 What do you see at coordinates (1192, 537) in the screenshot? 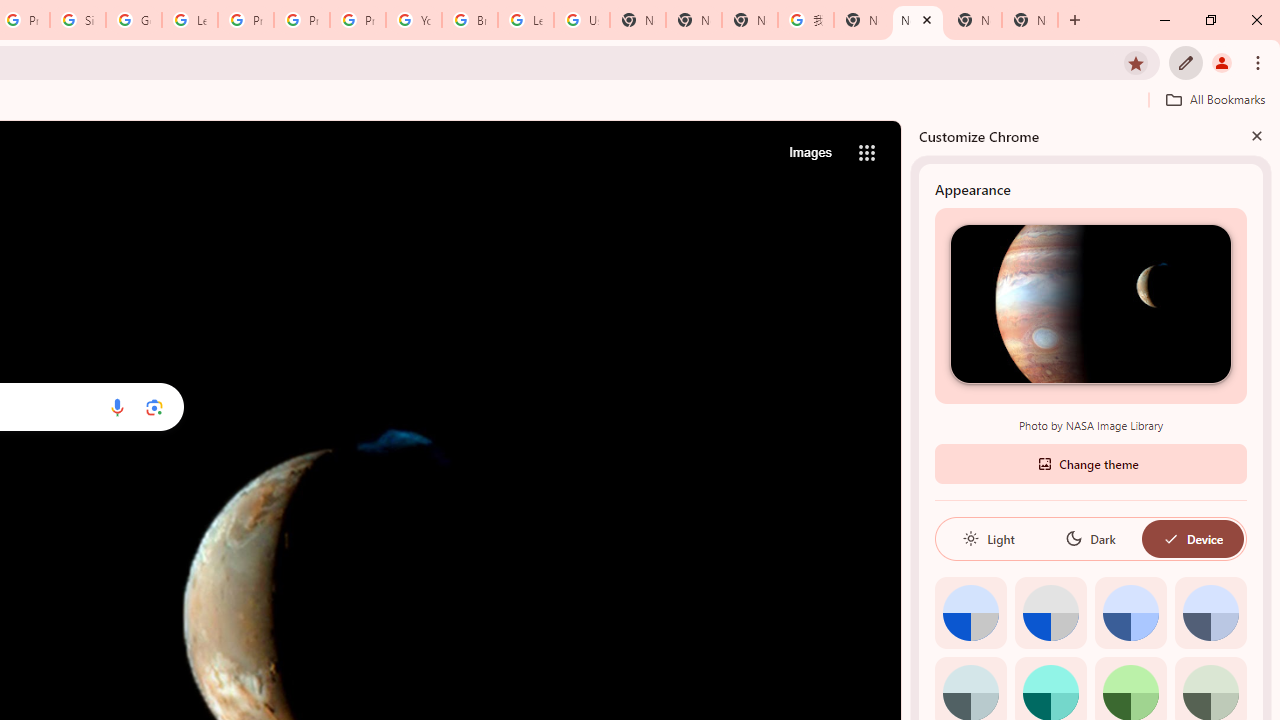
I see `'Device'` at bounding box center [1192, 537].